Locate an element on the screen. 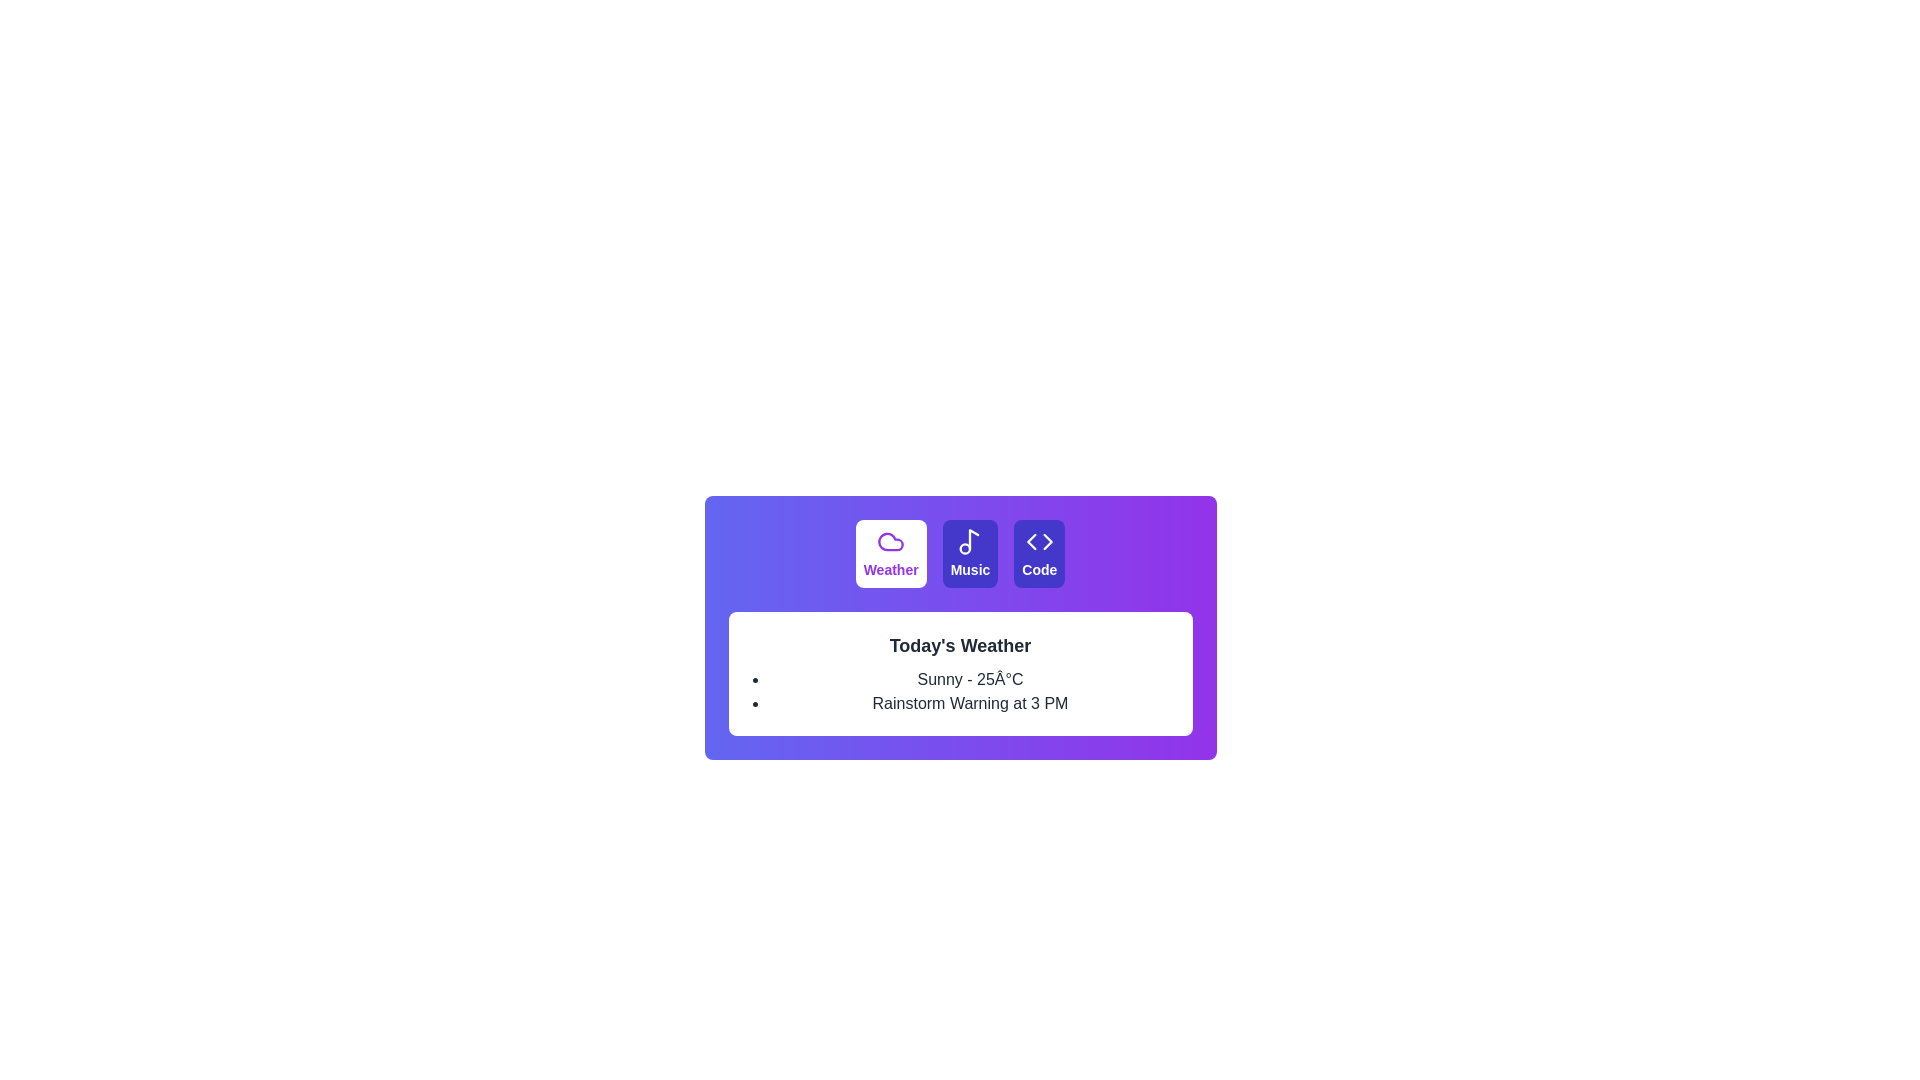 The height and width of the screenshot is (1080, 1920). the small circular graphical element located at the lower-left area of the musical note icon, which is part of the 'Music' icon is located at coordinates (965, 548).